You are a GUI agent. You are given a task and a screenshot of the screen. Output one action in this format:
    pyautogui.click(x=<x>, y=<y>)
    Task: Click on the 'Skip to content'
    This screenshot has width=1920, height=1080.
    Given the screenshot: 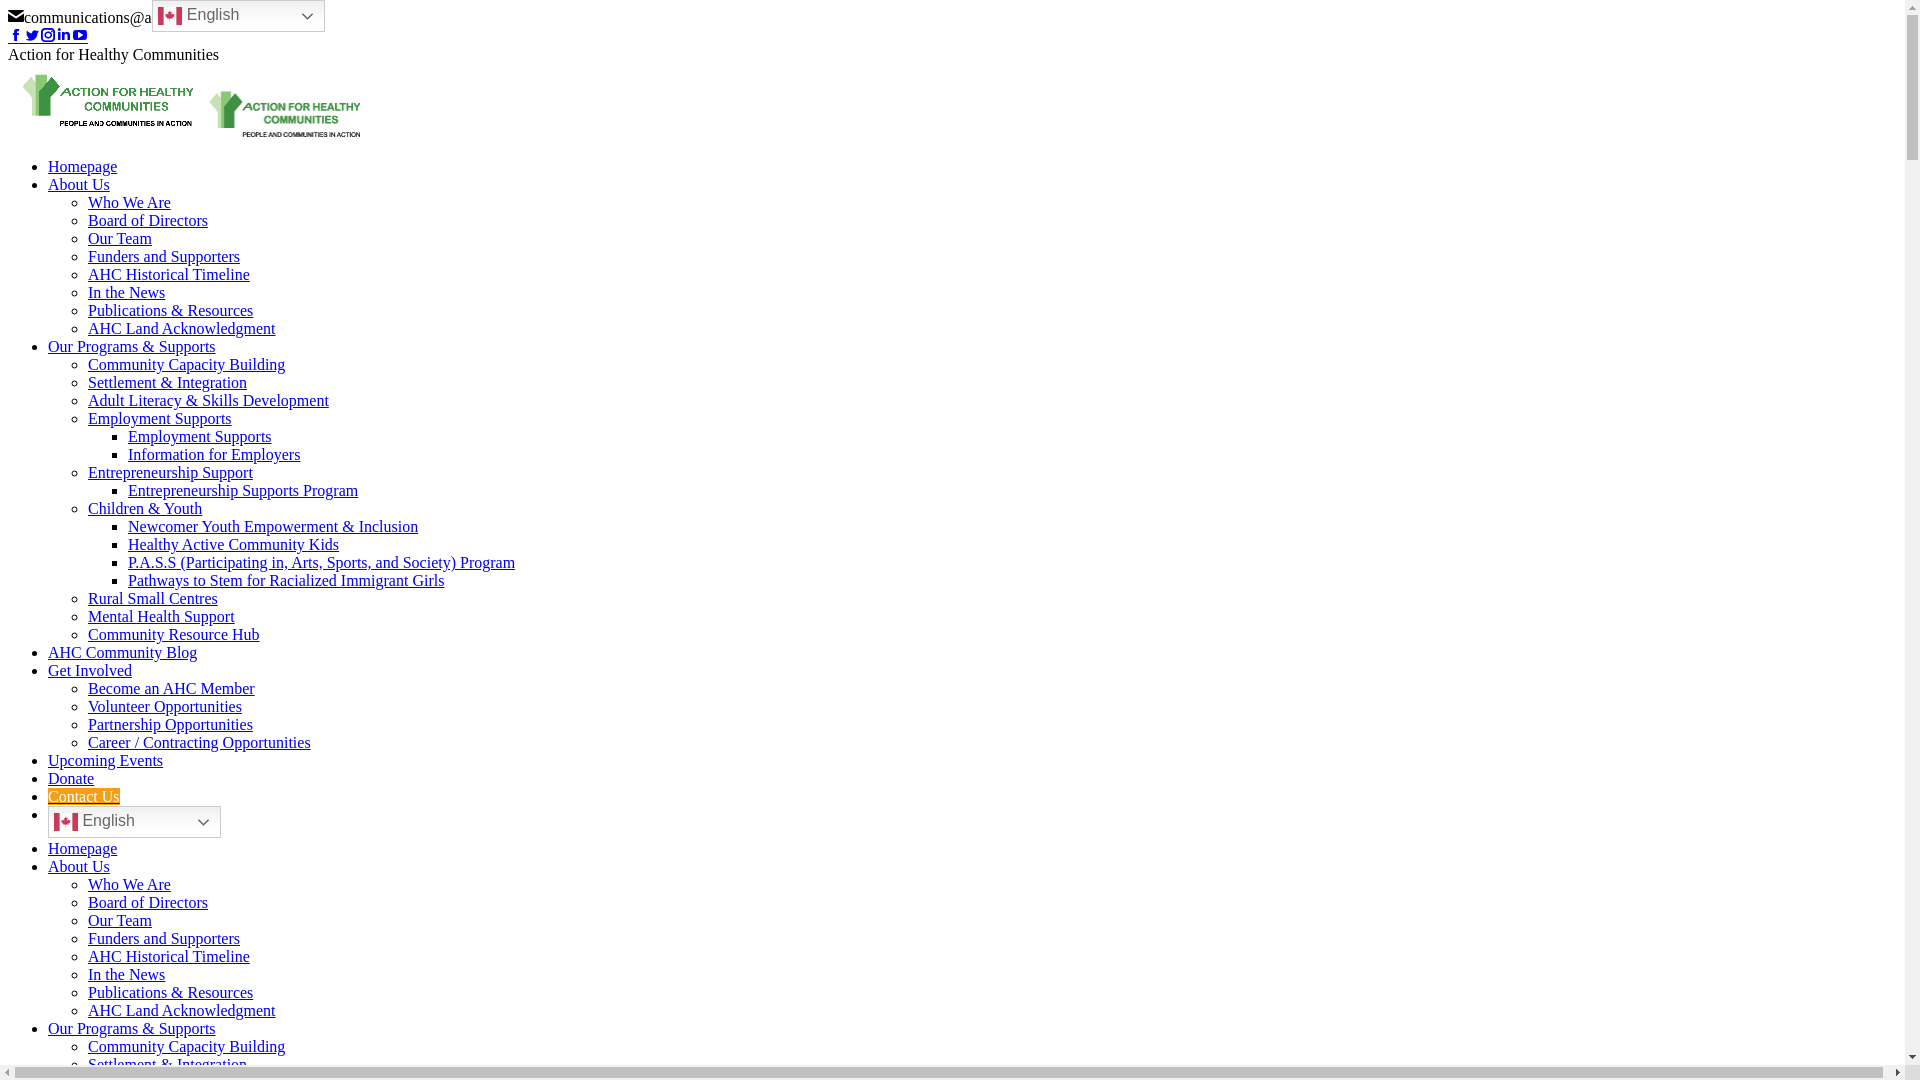 What is the action you would take?
    pyautogui.click(x=7, y=7)
    